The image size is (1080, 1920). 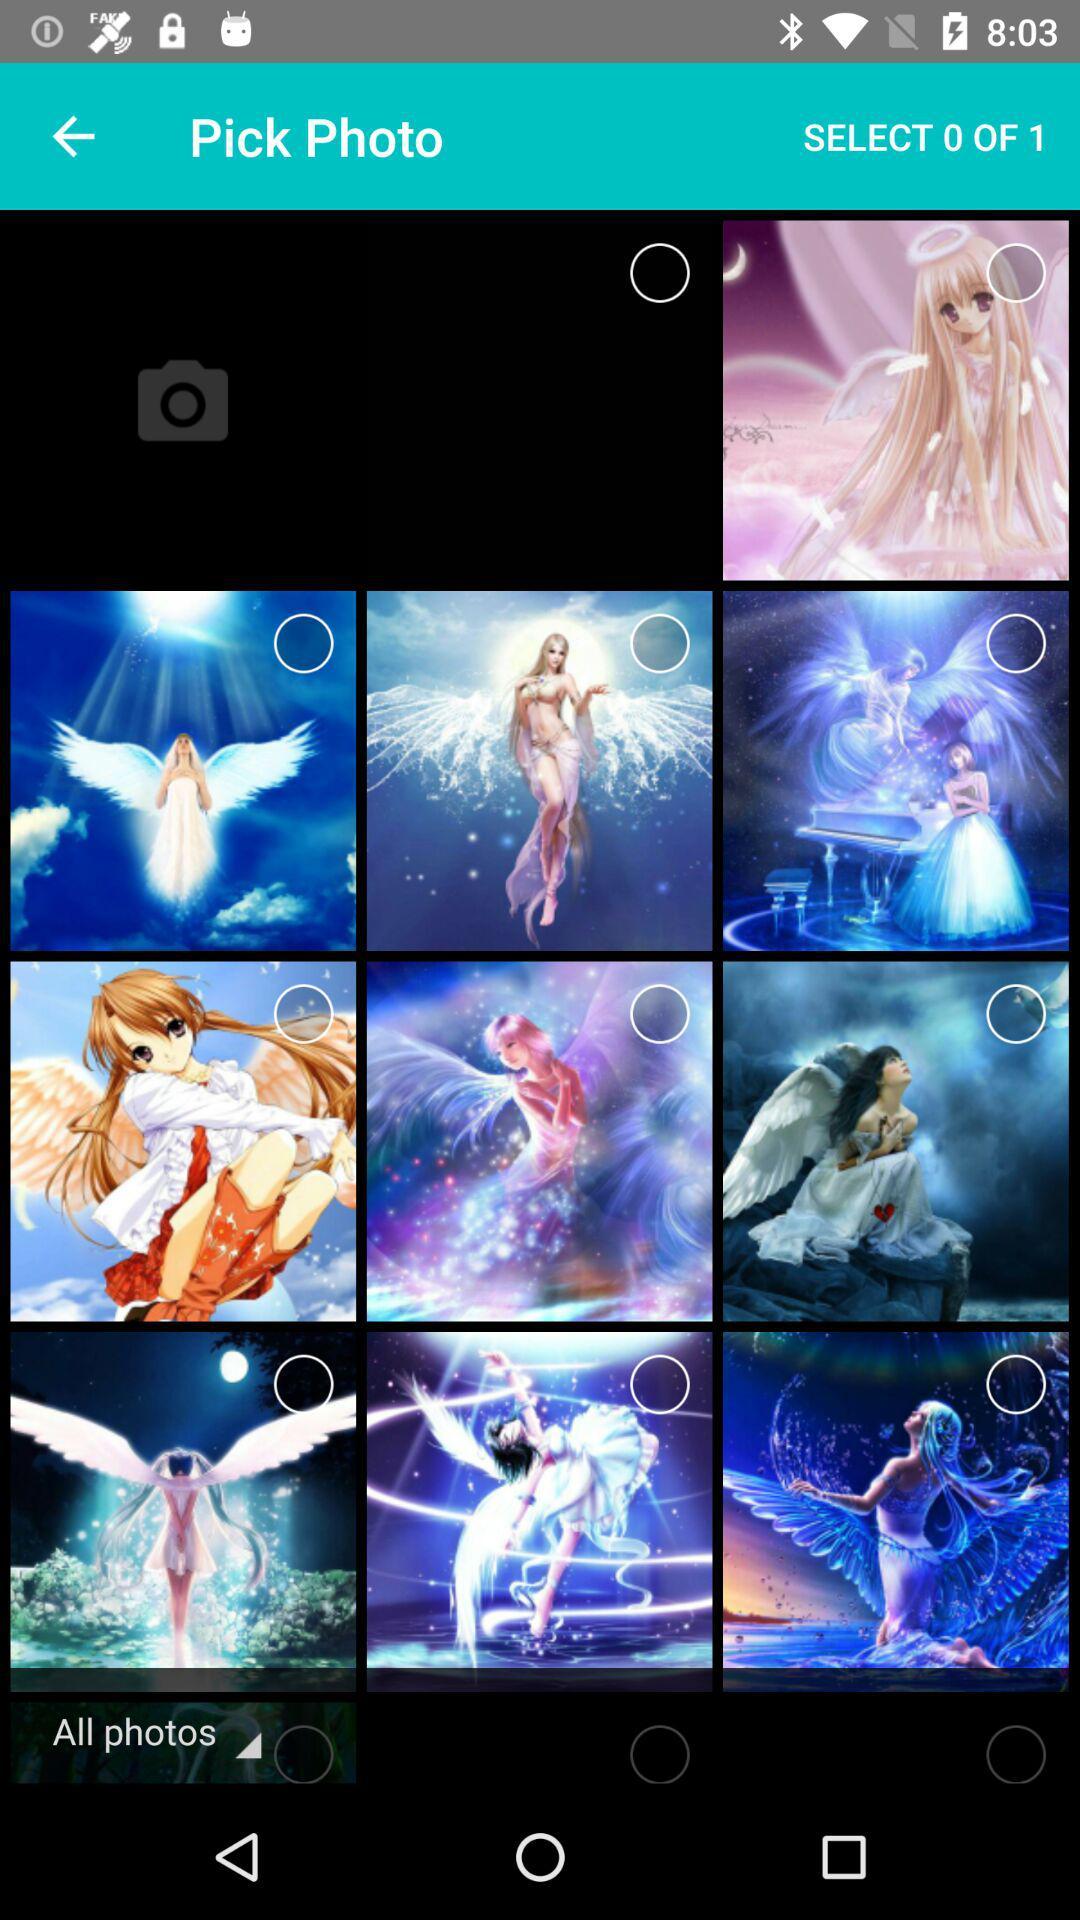 What do you see at coordinates (894, 1747) in the screenshot?
I see `the circle sign at the right corner bottom of the page` at bounding box center [894, 1747].